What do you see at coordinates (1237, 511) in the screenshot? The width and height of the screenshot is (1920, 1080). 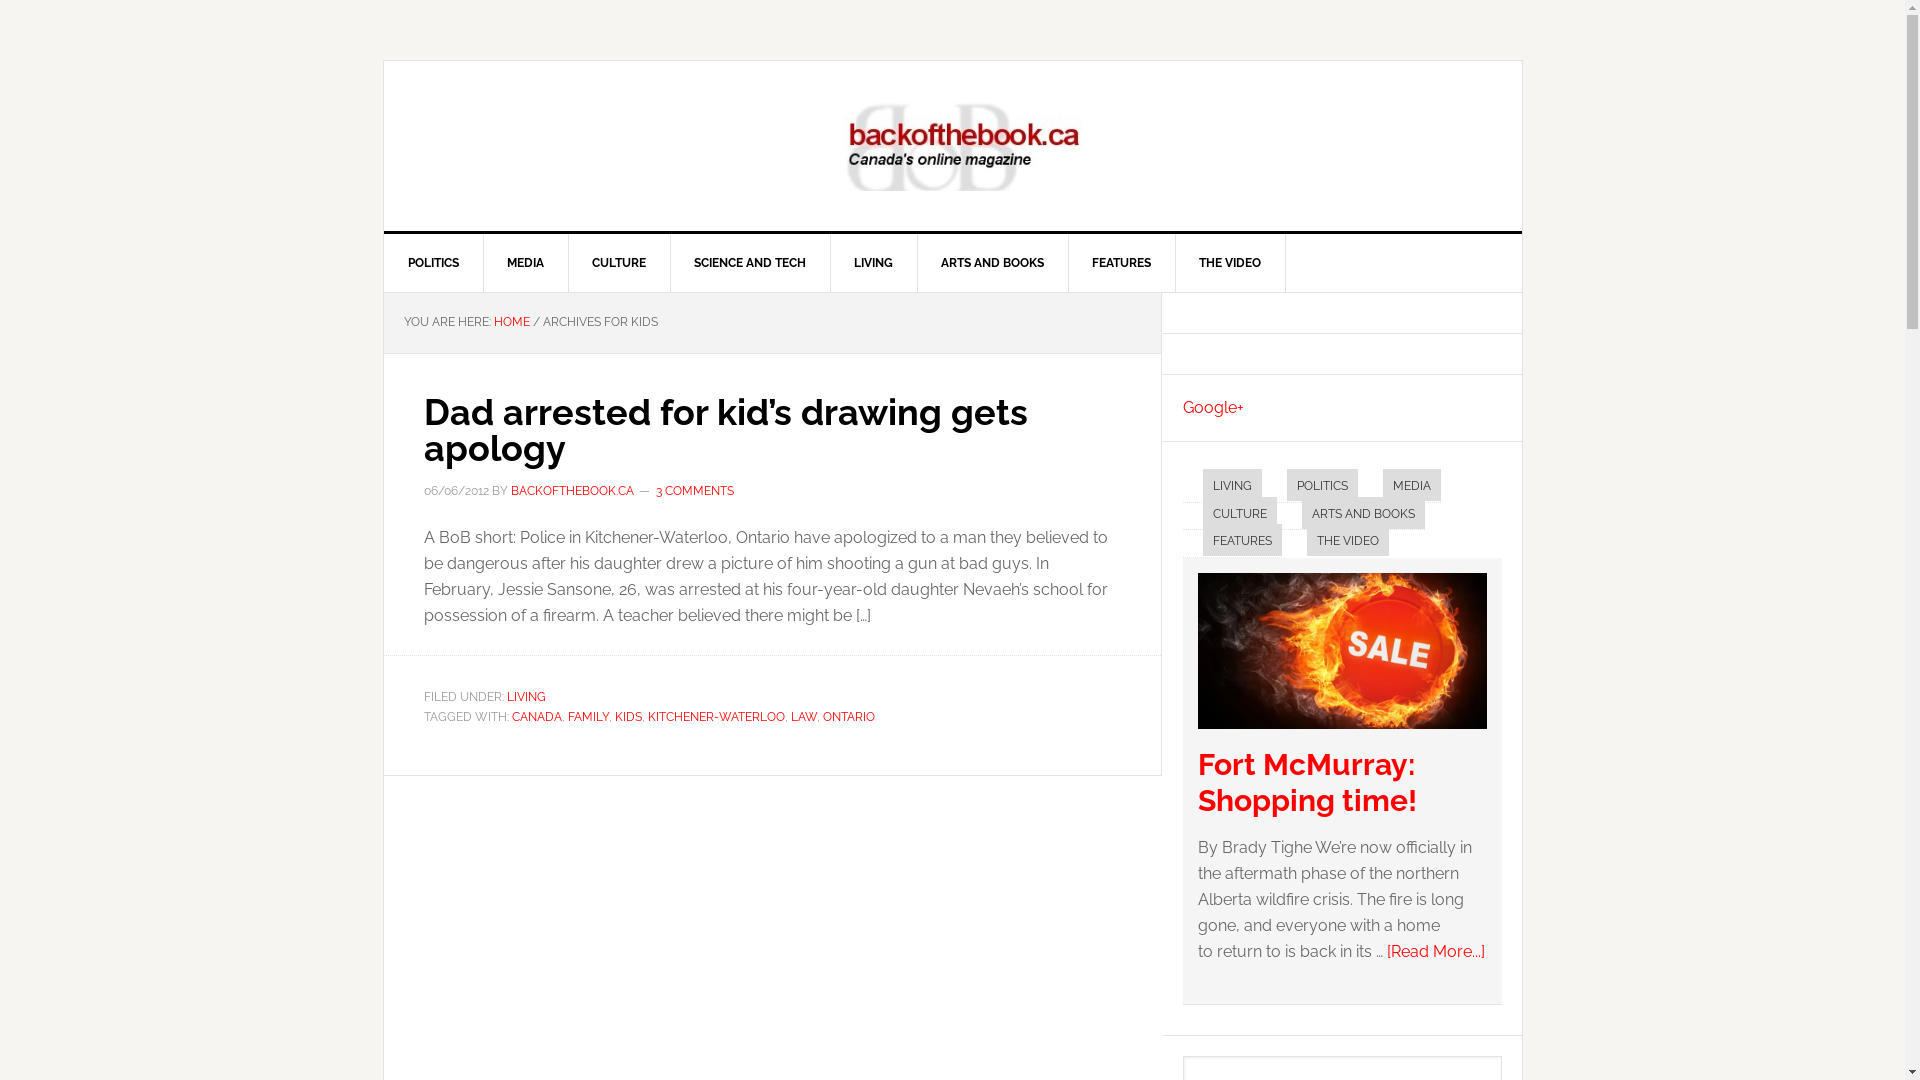 I see `'CULTURE'` at bounding box center [1237, 511].